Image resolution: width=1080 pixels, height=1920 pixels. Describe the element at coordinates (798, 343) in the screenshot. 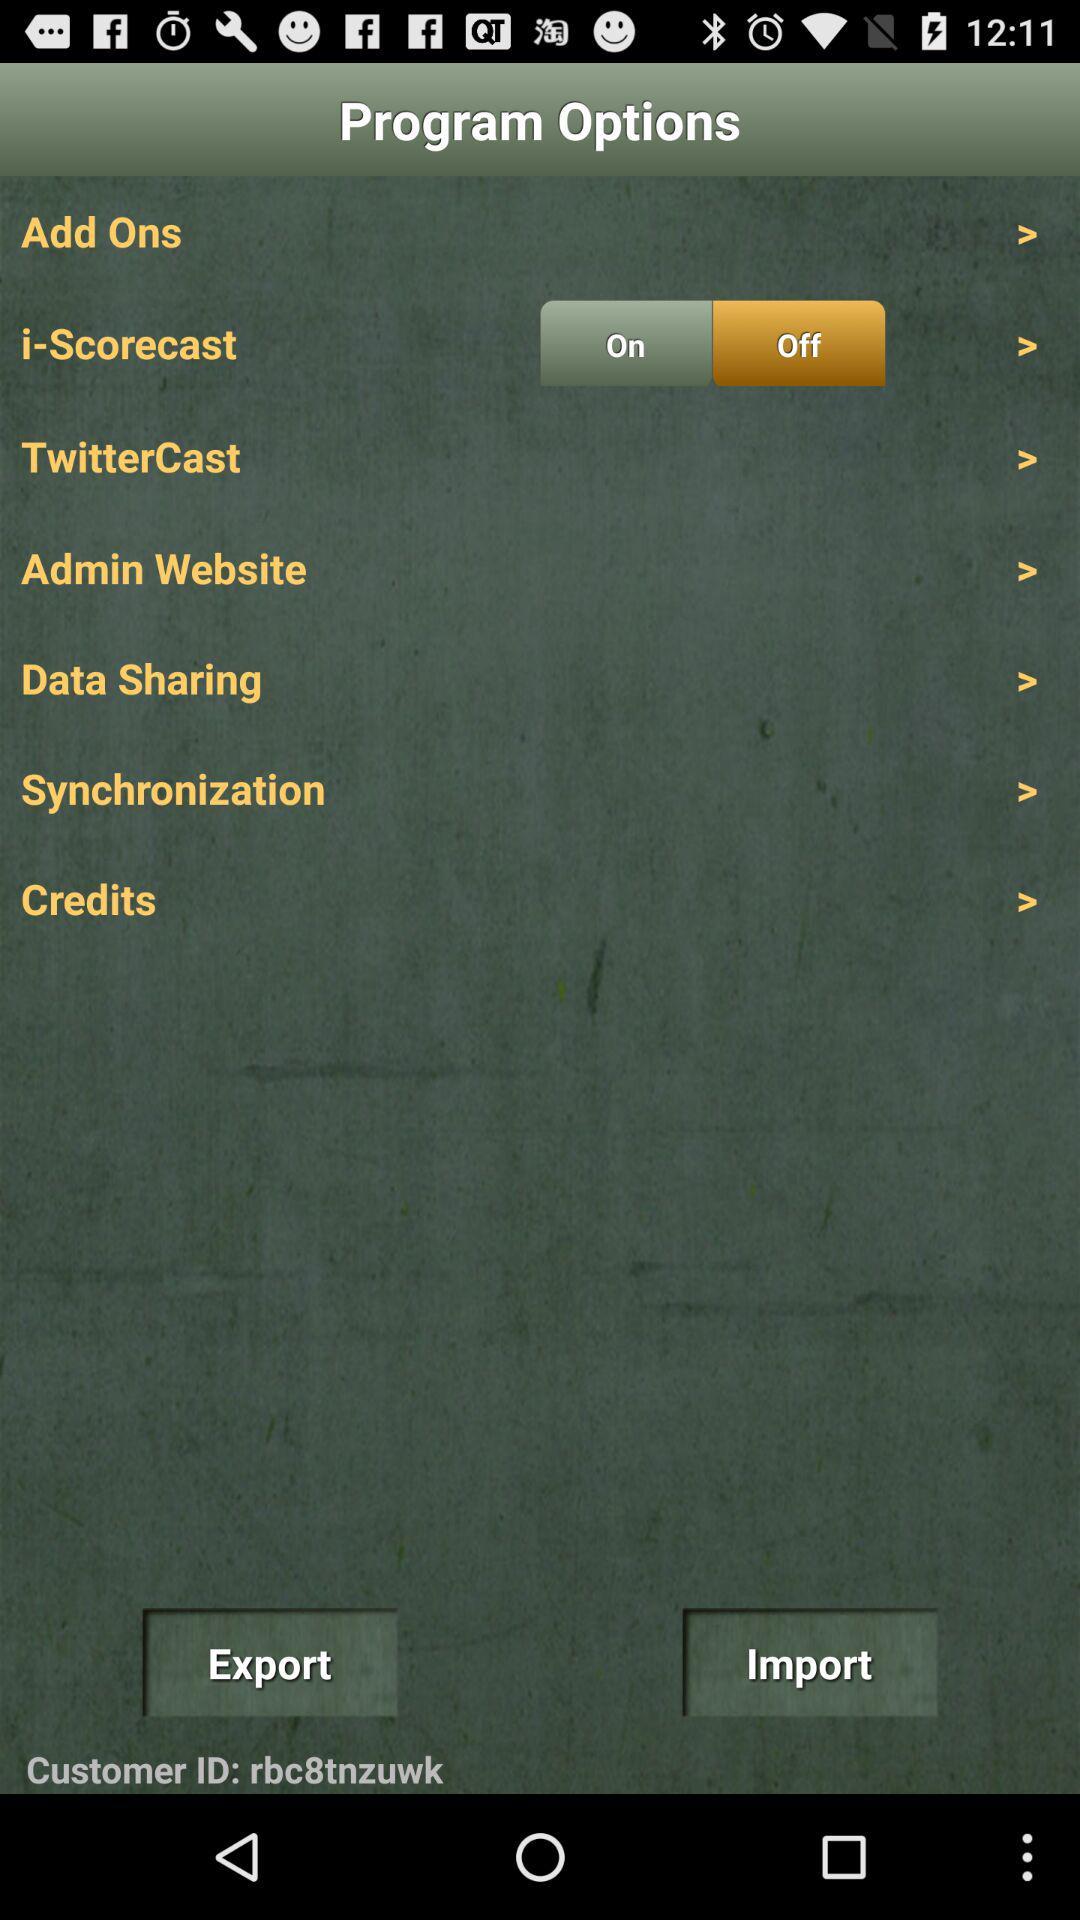

I see `the icon below >   icon` at that location.